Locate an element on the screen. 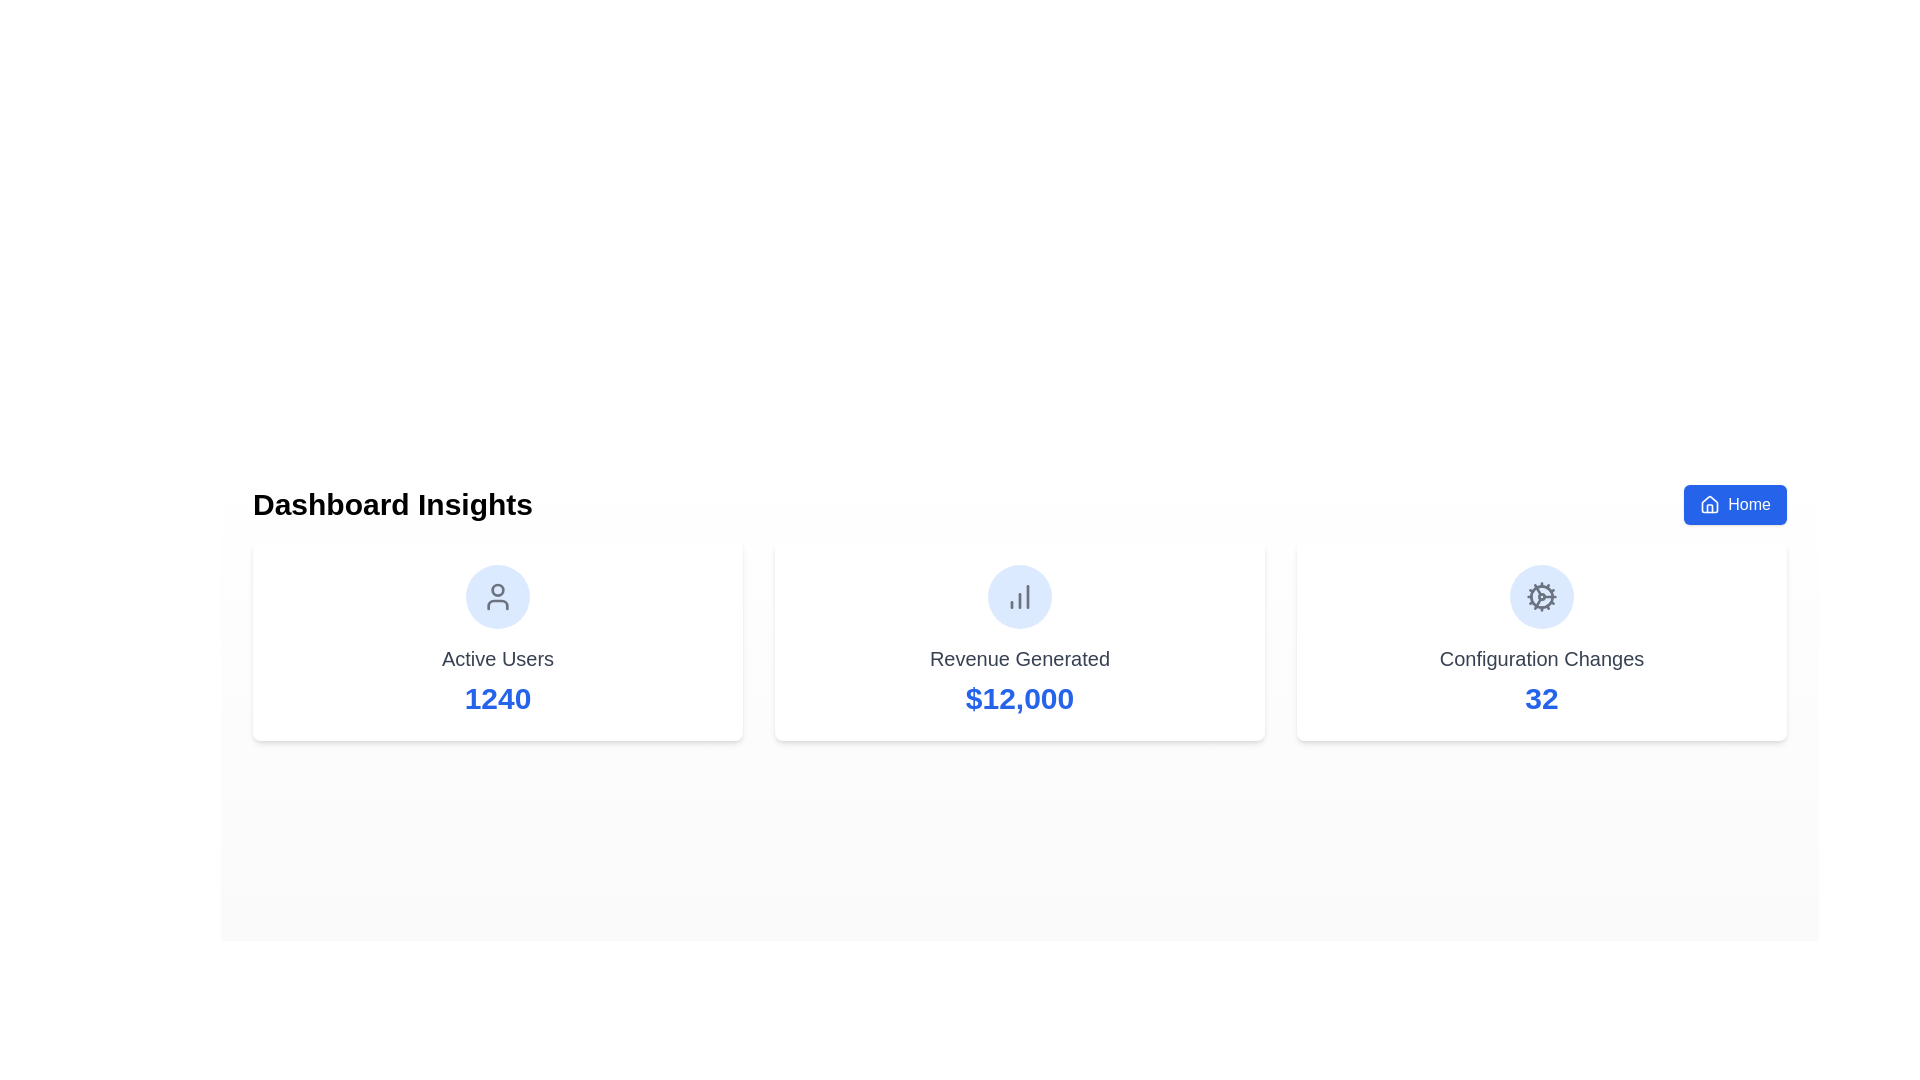 The height and width of the screenshot is (1080, 1920). the text label indicating 'Configuration Changes' which is located in the third card from the left, positioned below a cogwheel icon and above the number '32' is located at coordinates (1540, 659).